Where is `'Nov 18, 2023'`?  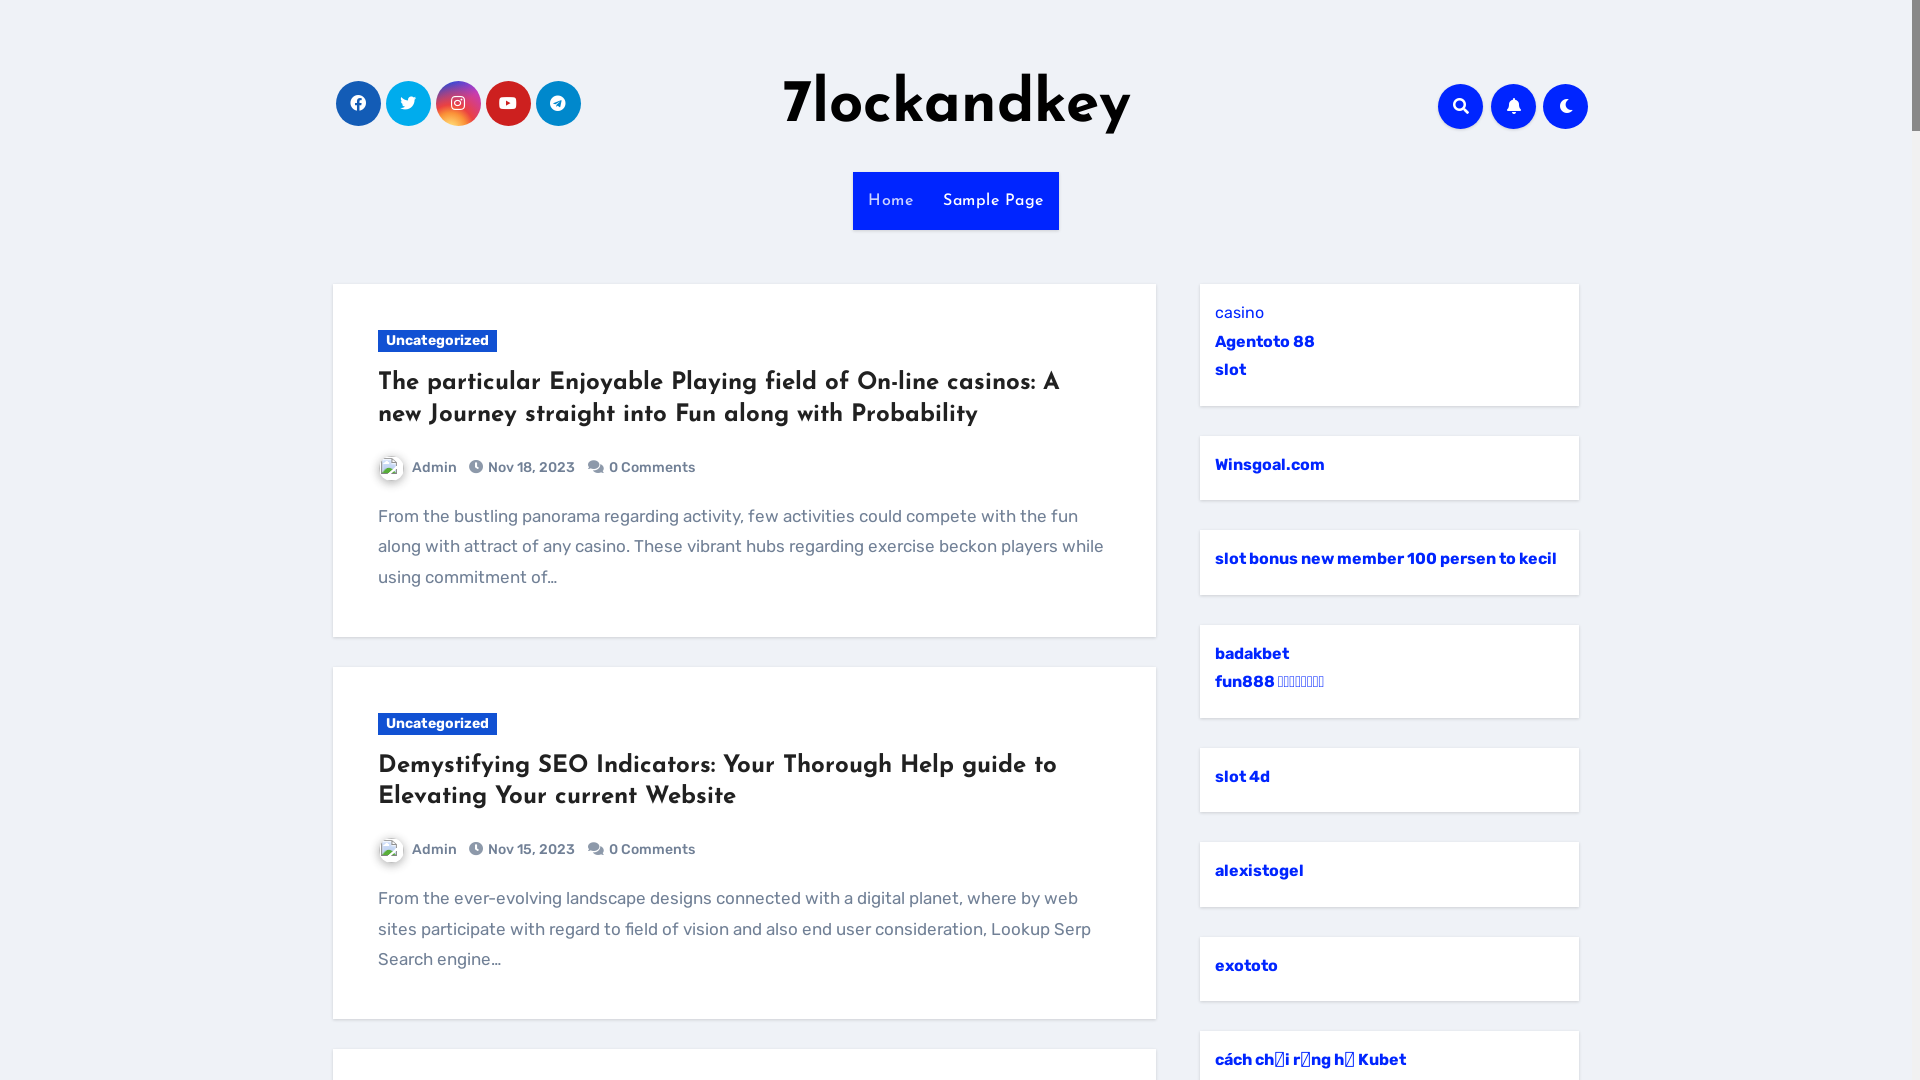
'Nov 18, 2023' is located at coordinates (484, 467).